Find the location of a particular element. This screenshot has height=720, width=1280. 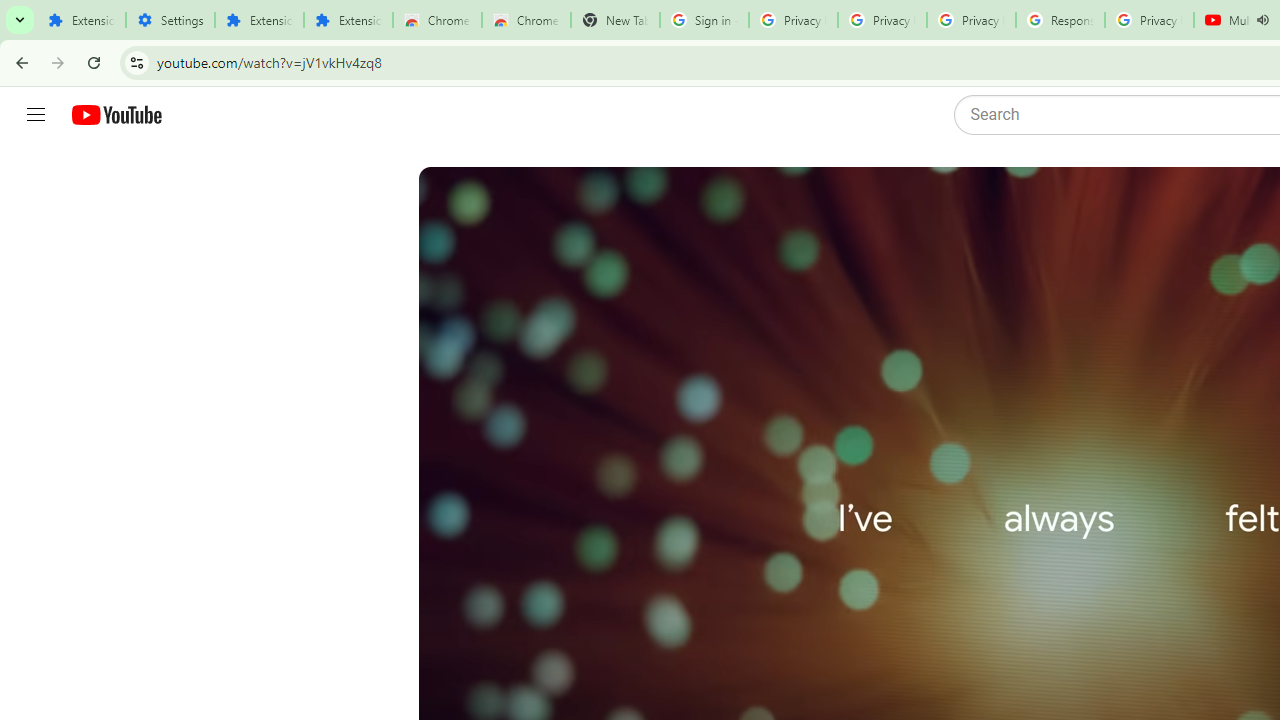

'Settings' is located at coordinates (170, 20).